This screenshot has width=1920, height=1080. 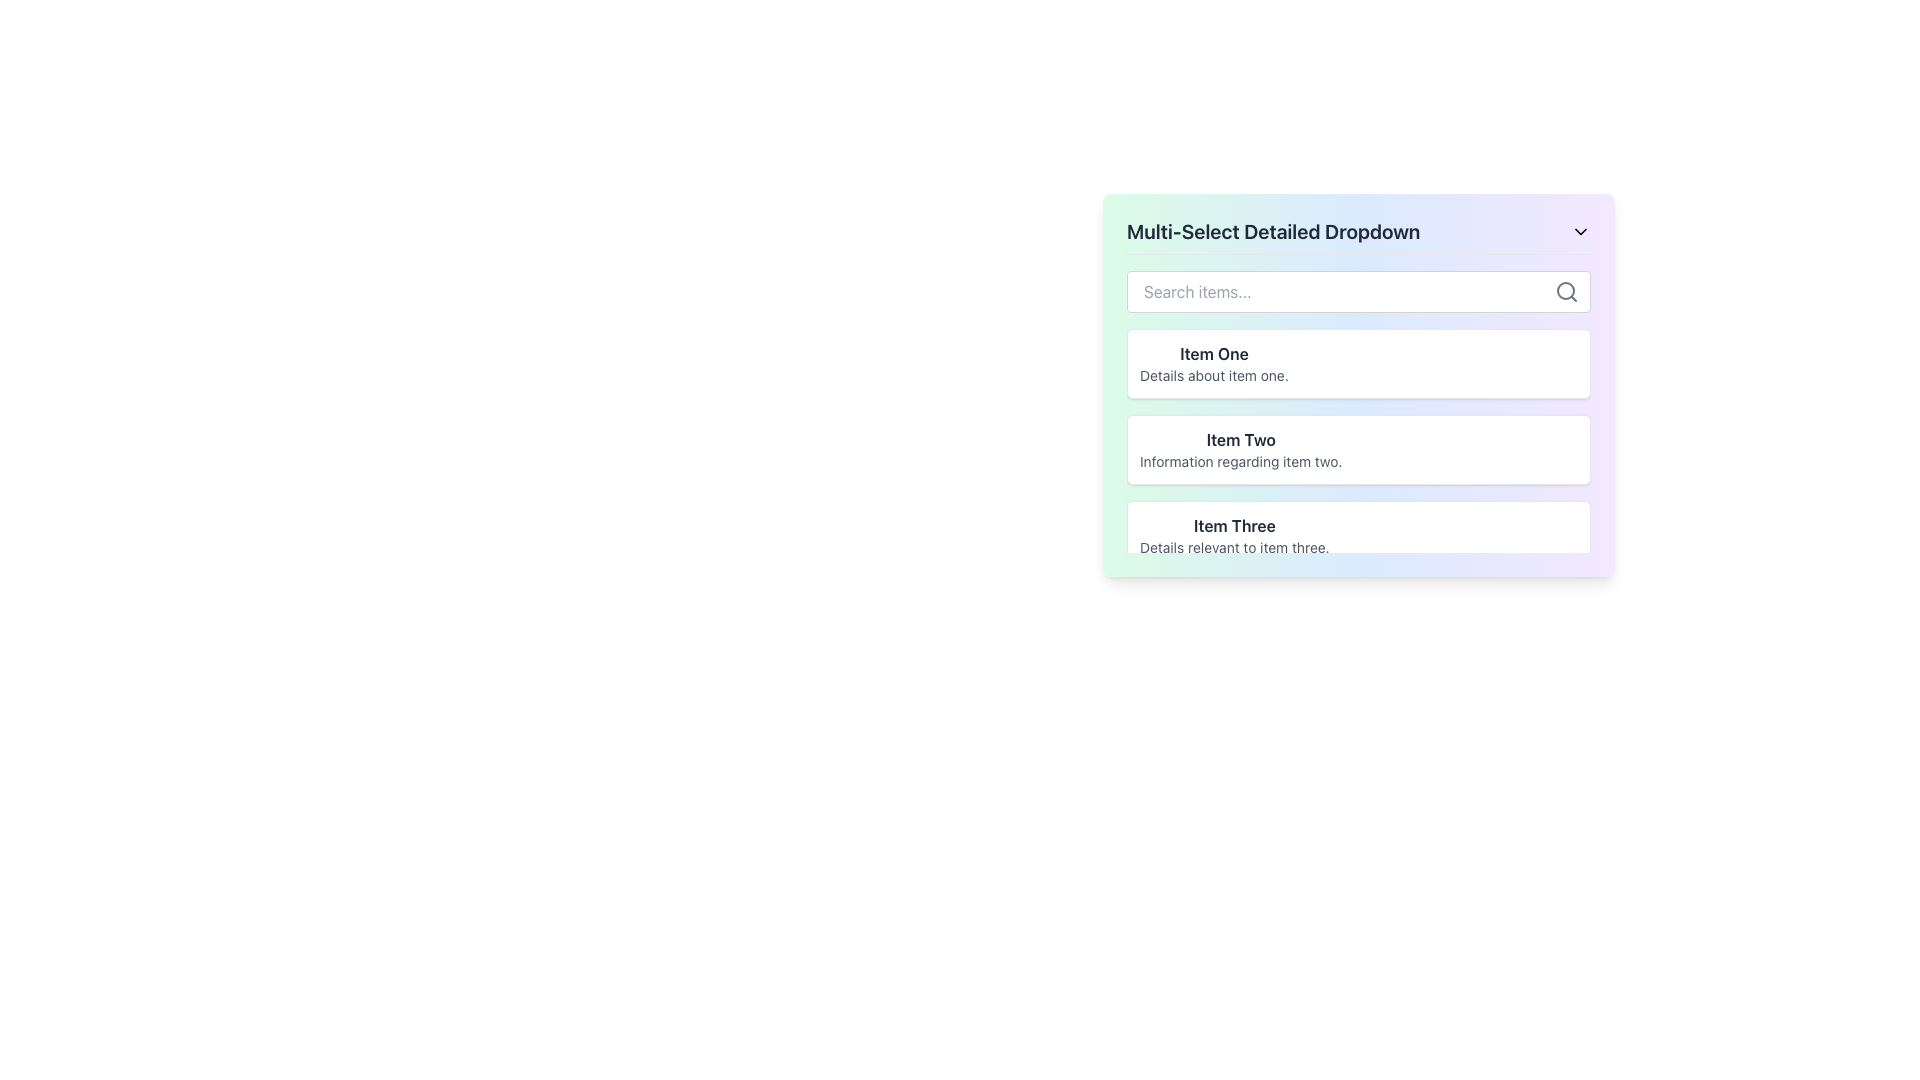 I want to click on the small downward-facing chevron icon for the dropdown functionality located at the top-right corner of the 'Multi-Select Detailed Dropdown' header, so click(x=1579, y=230).